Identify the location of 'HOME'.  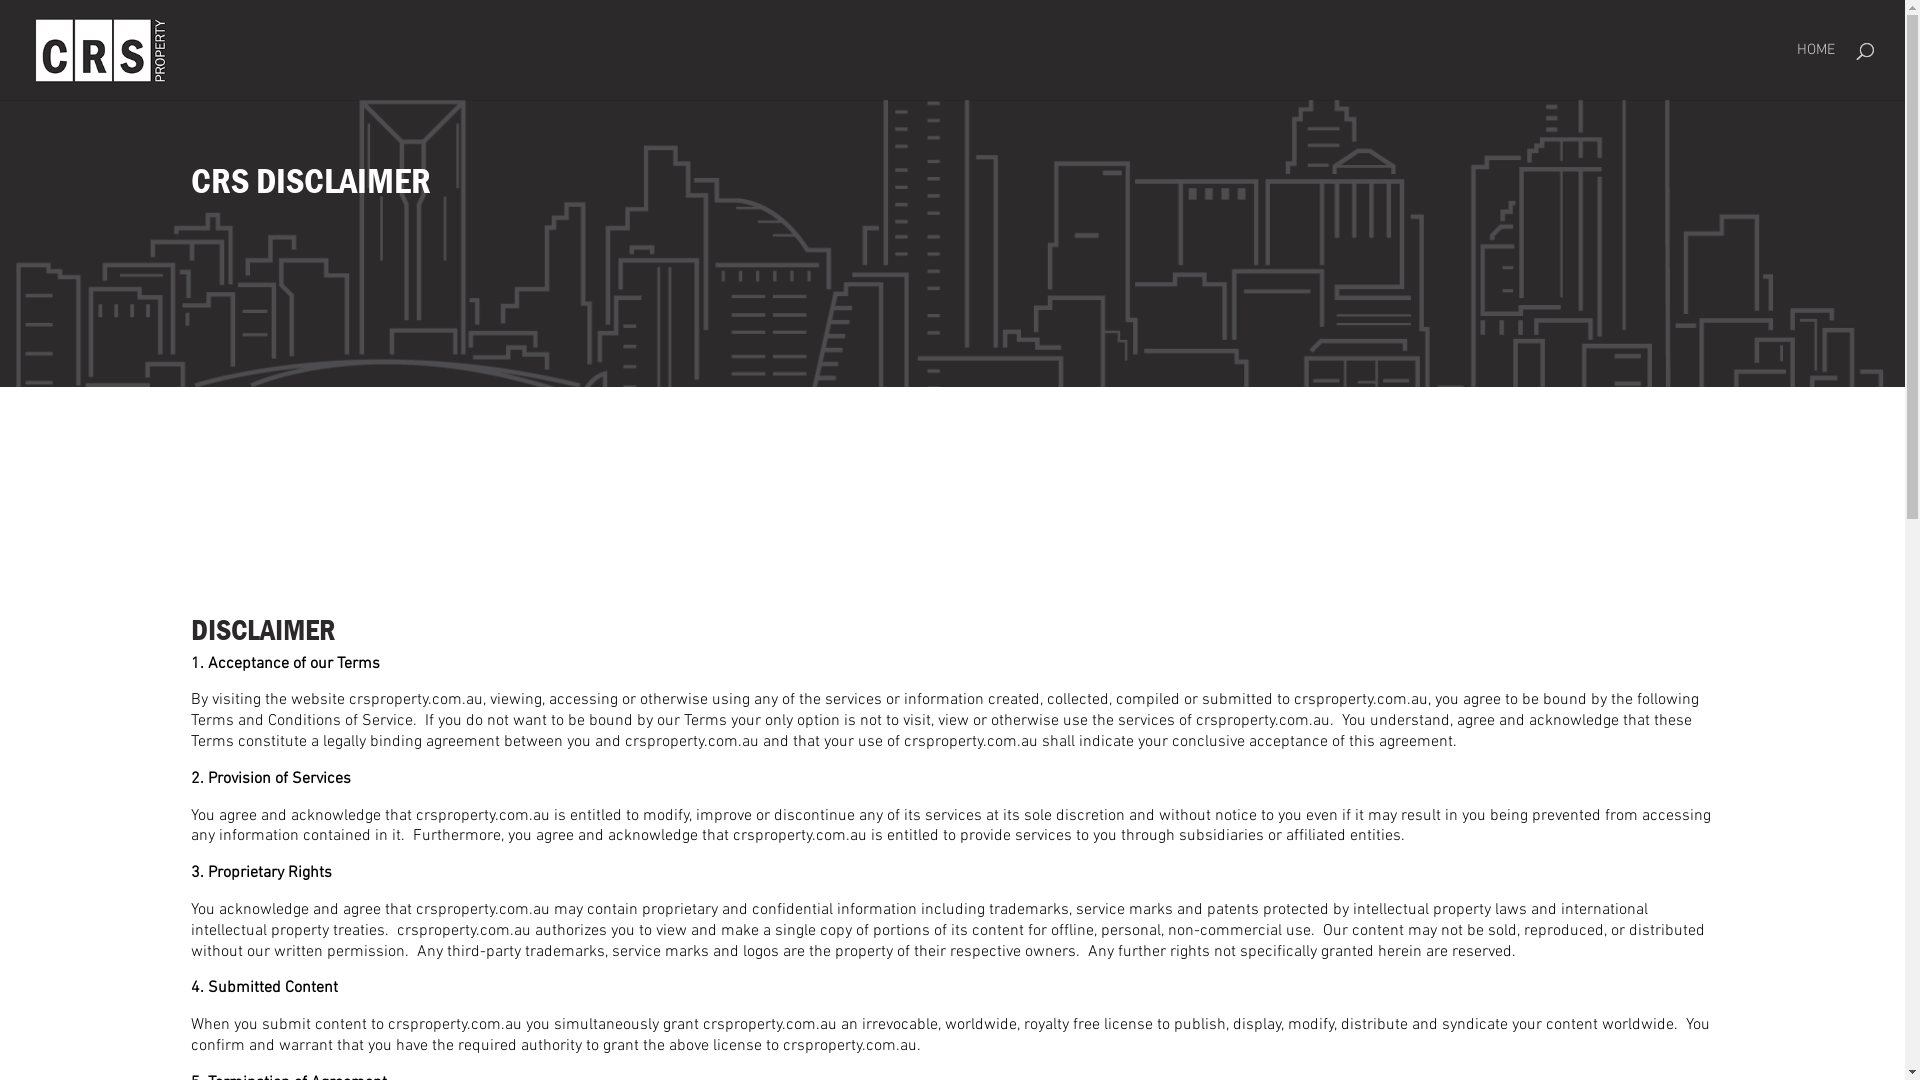
(1796, 70).